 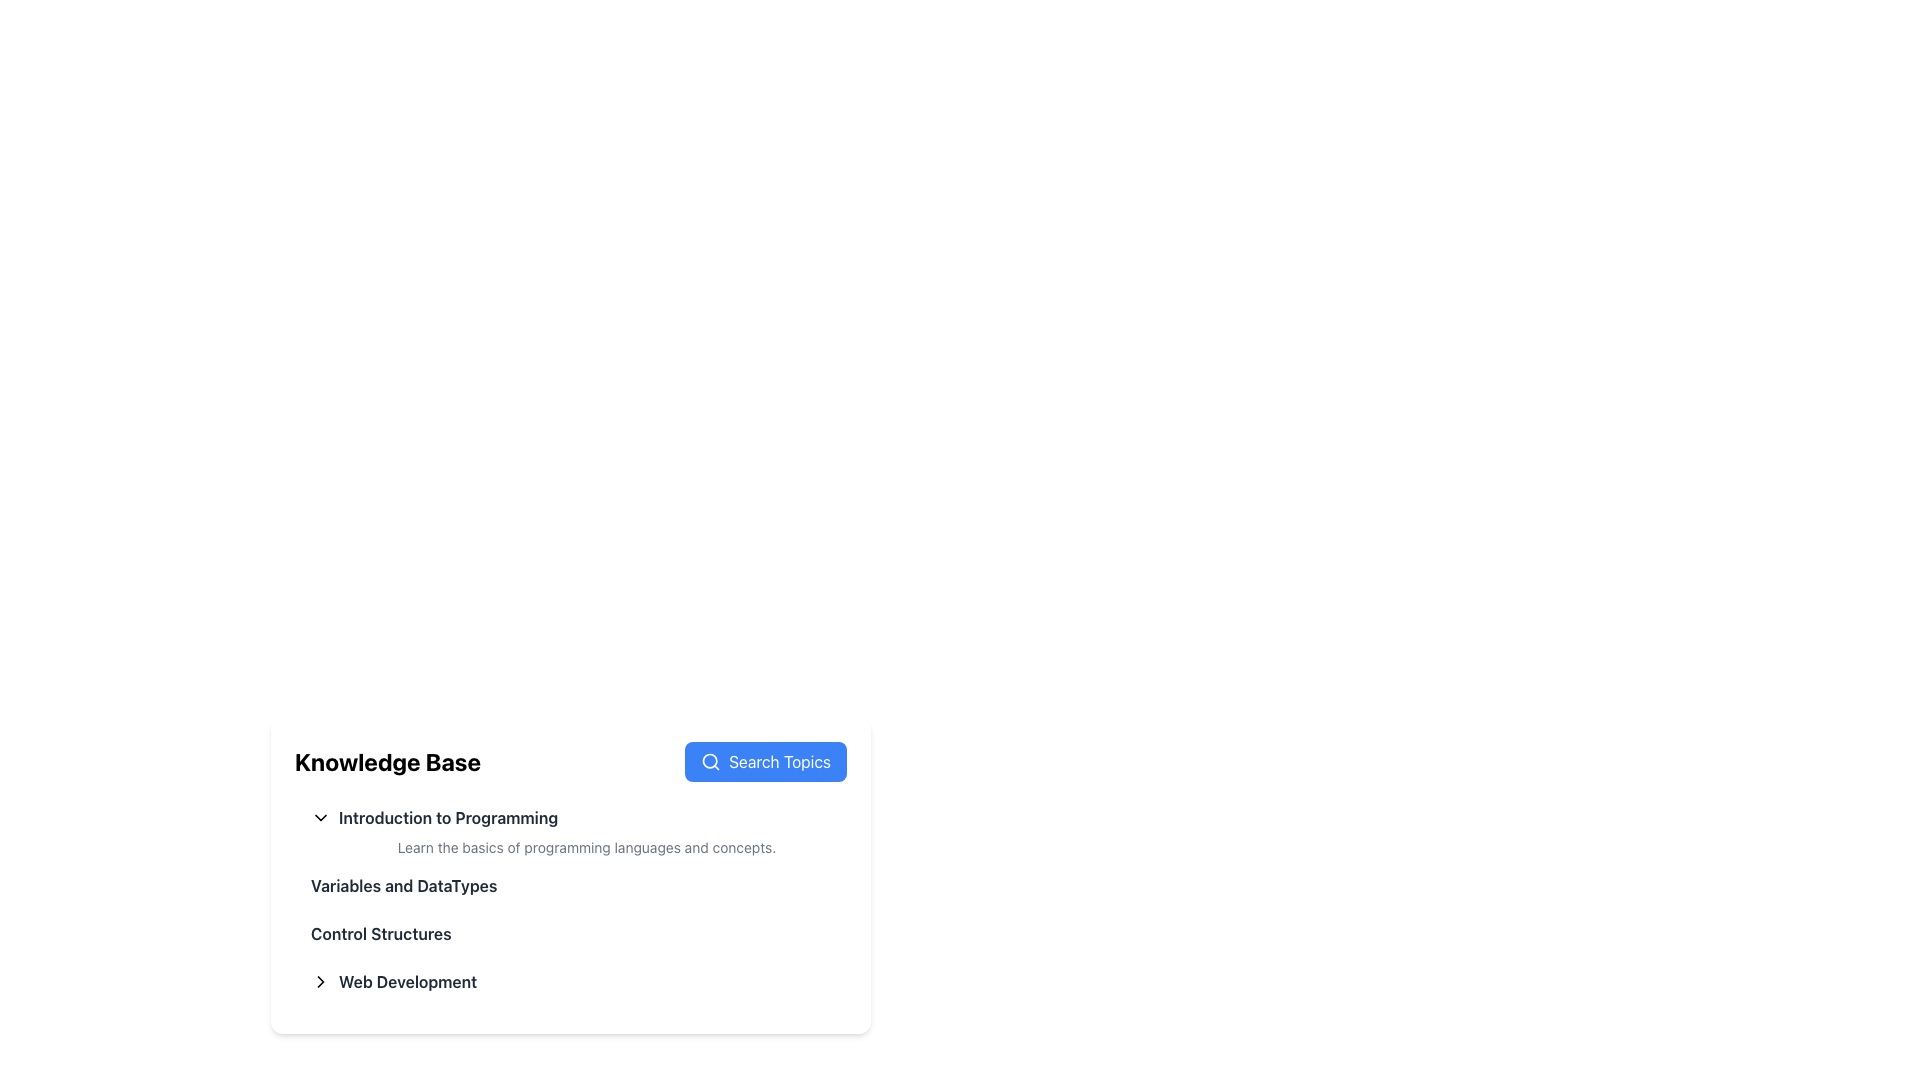 What do you see at coordinates (321, 981) in the screenshot?
I see `the chevron icon located at the leftmost position in the 'Web Development' row` at bounding box center [321, 981].